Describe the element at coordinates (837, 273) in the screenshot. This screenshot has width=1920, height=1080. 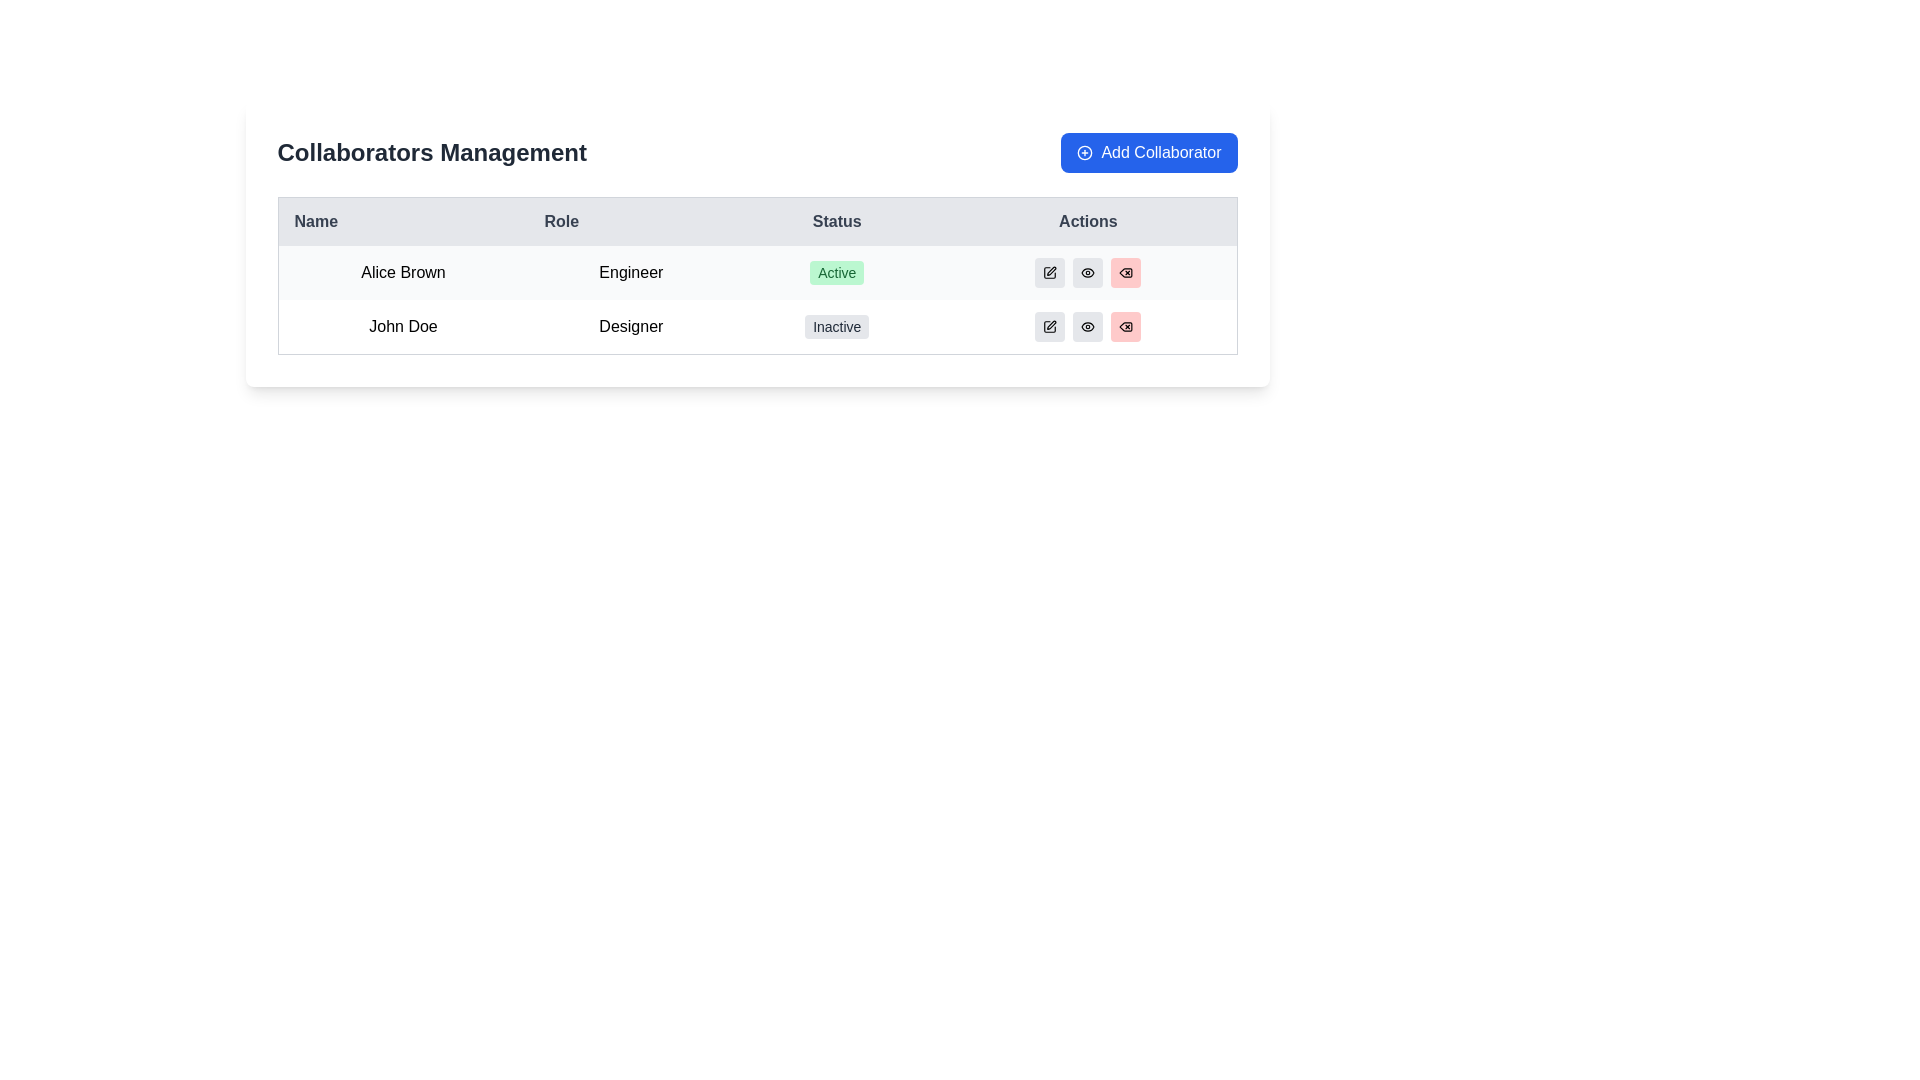
I see `status text from the 'Active' badge in the 'Status' column for user 'Alice Brown', who is an Engineer` at that location.